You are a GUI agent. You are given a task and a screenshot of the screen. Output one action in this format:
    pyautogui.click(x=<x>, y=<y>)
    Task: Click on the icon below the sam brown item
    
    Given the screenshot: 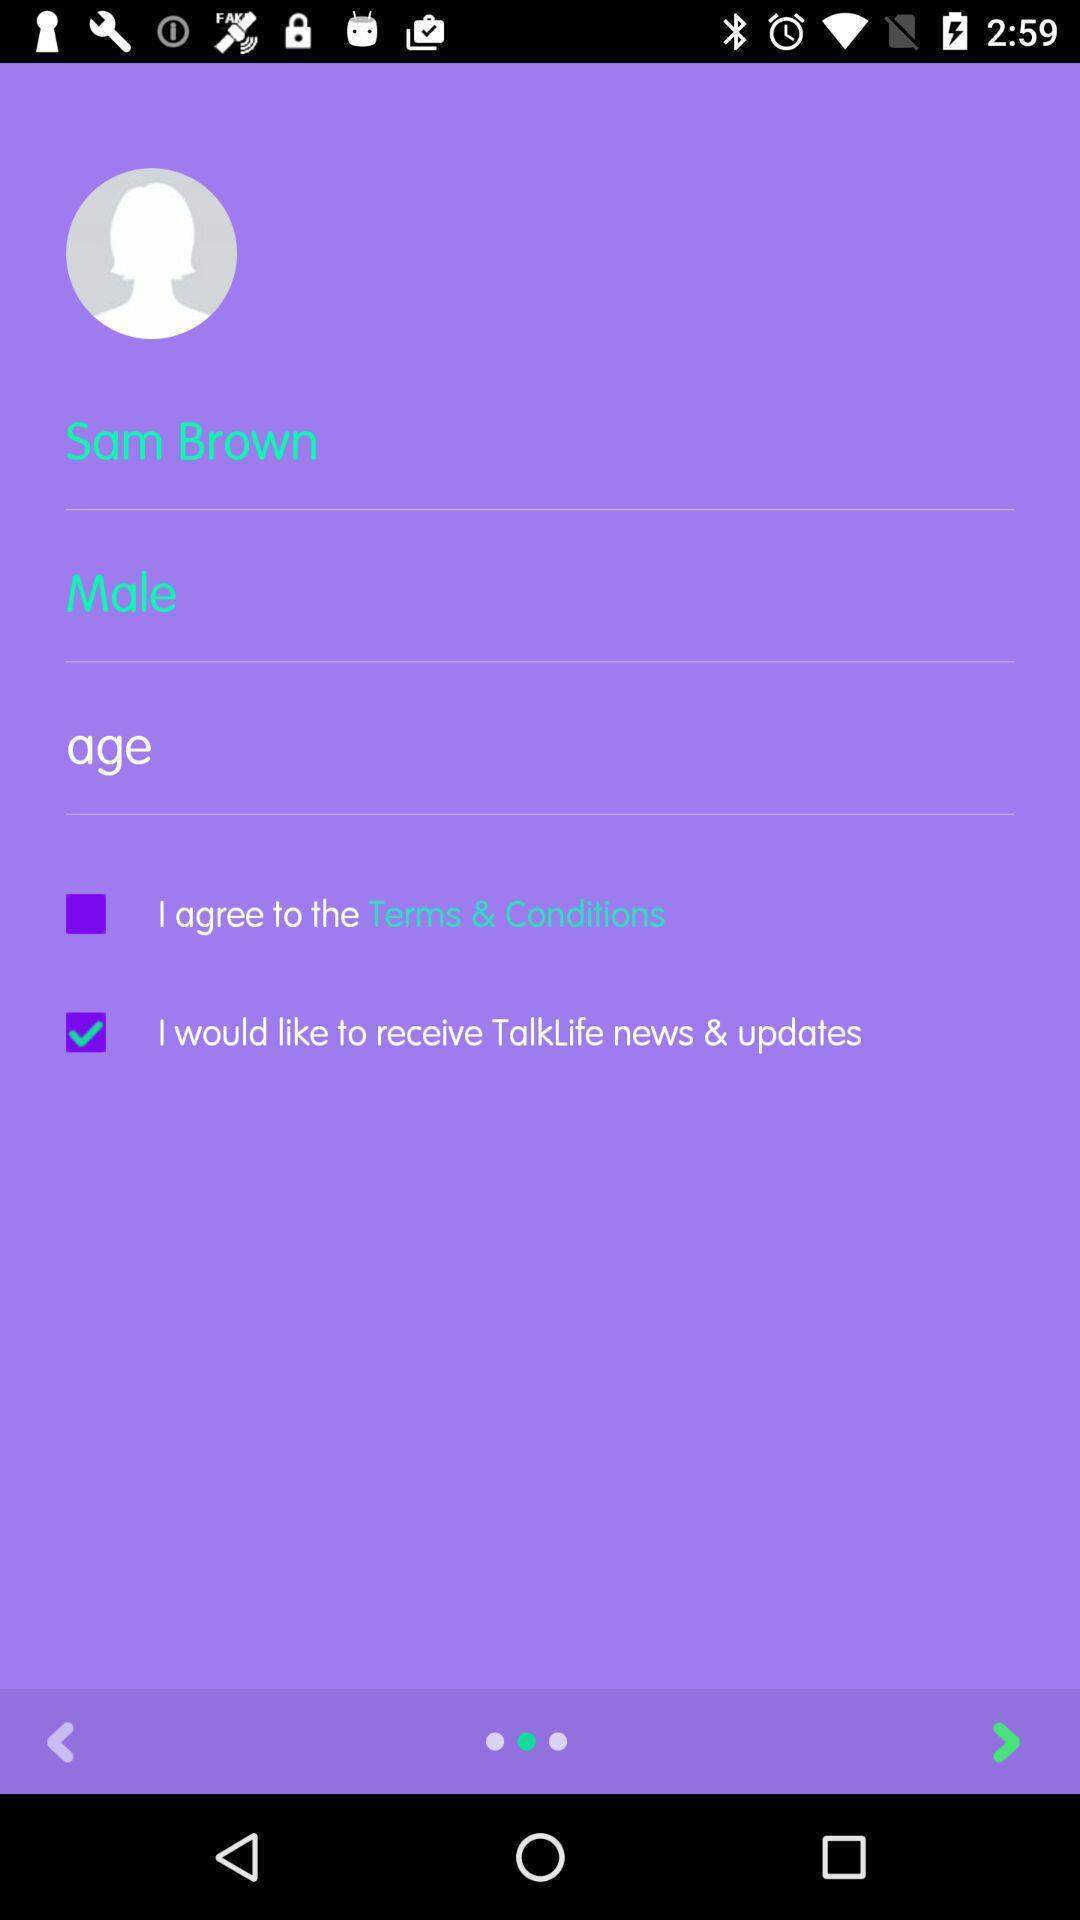 What is the action you would take?
    pyautogui.click(x=540, y=608)
    